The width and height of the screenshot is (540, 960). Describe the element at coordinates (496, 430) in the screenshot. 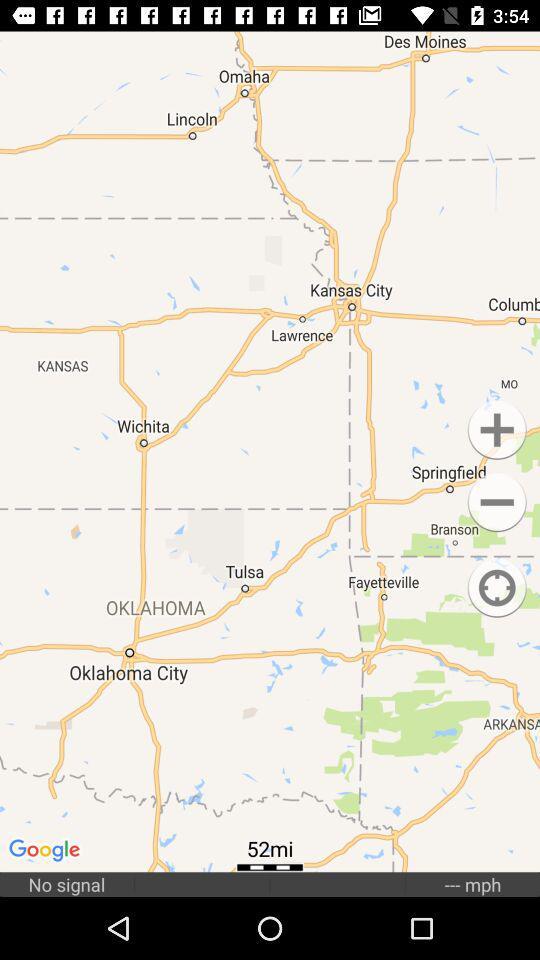

I see `the add icon` at that location.